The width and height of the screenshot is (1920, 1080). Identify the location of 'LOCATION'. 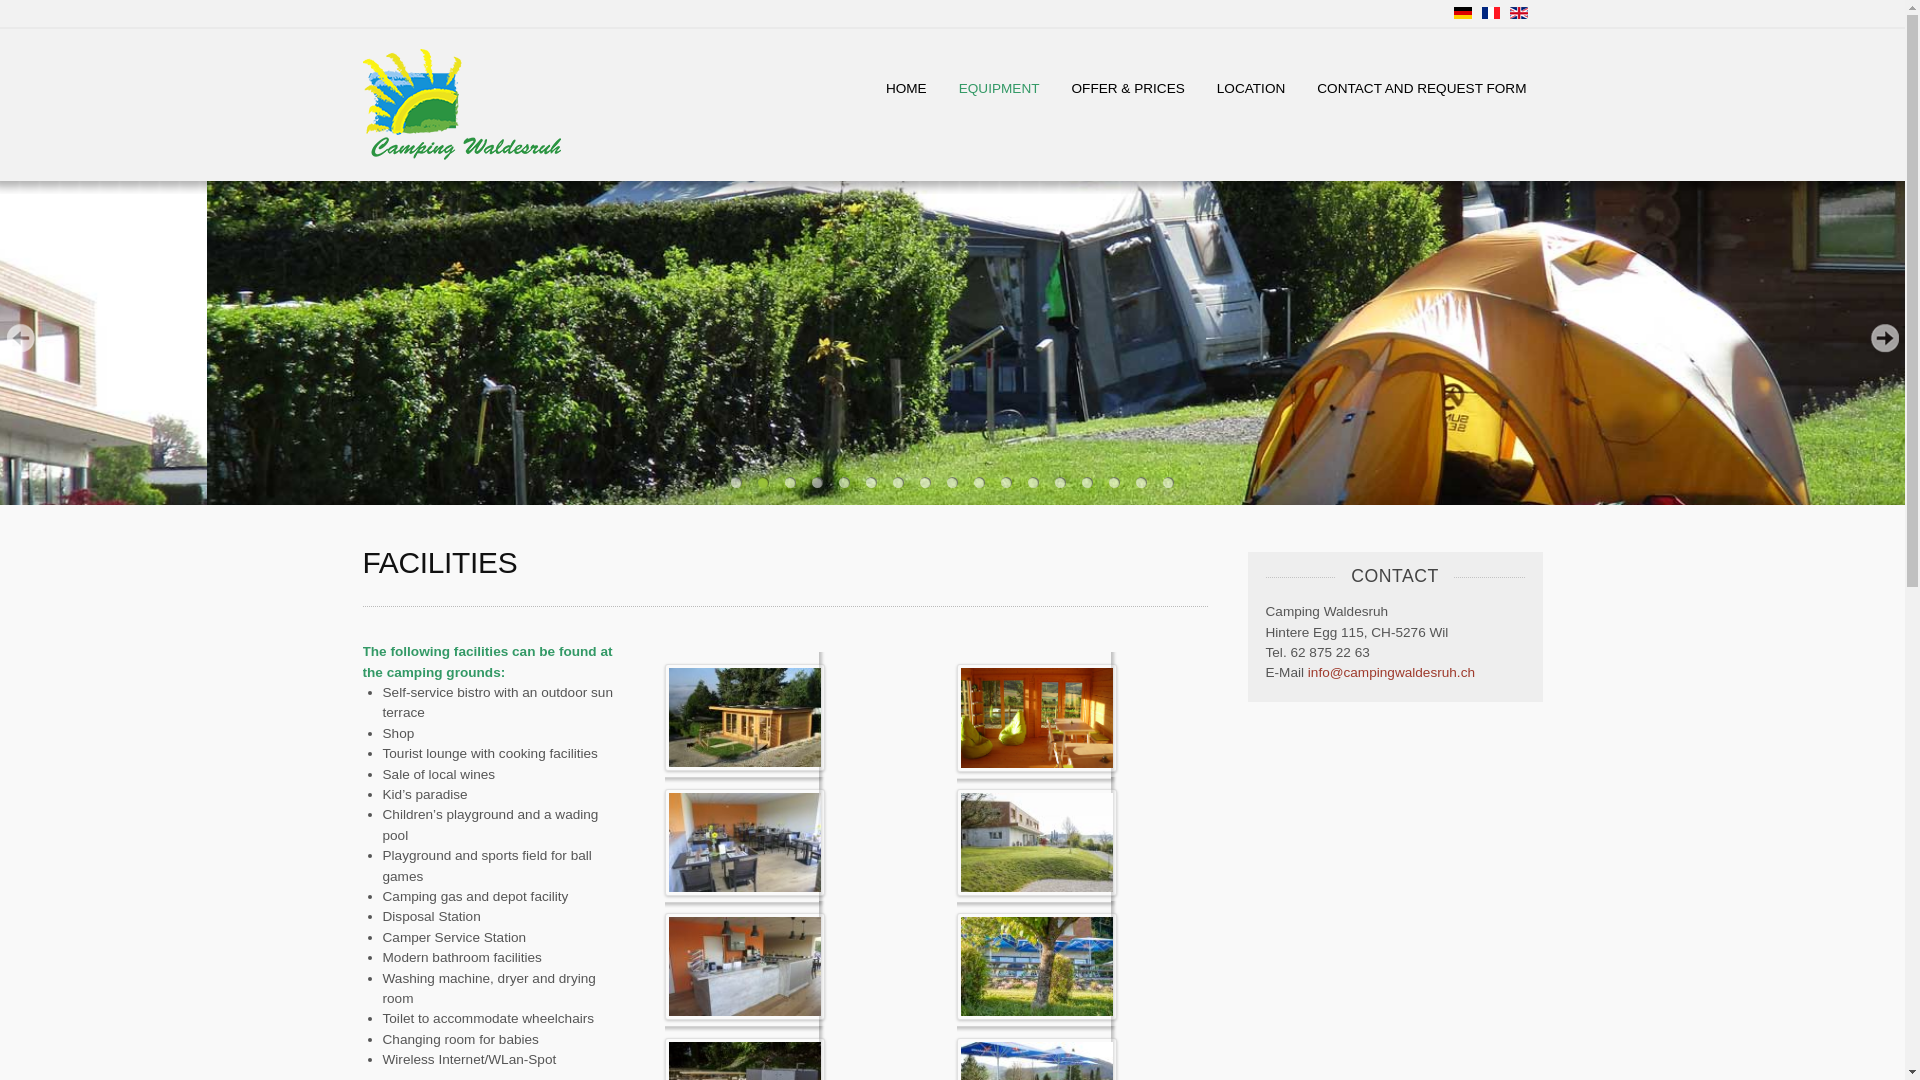
(1250, 87).